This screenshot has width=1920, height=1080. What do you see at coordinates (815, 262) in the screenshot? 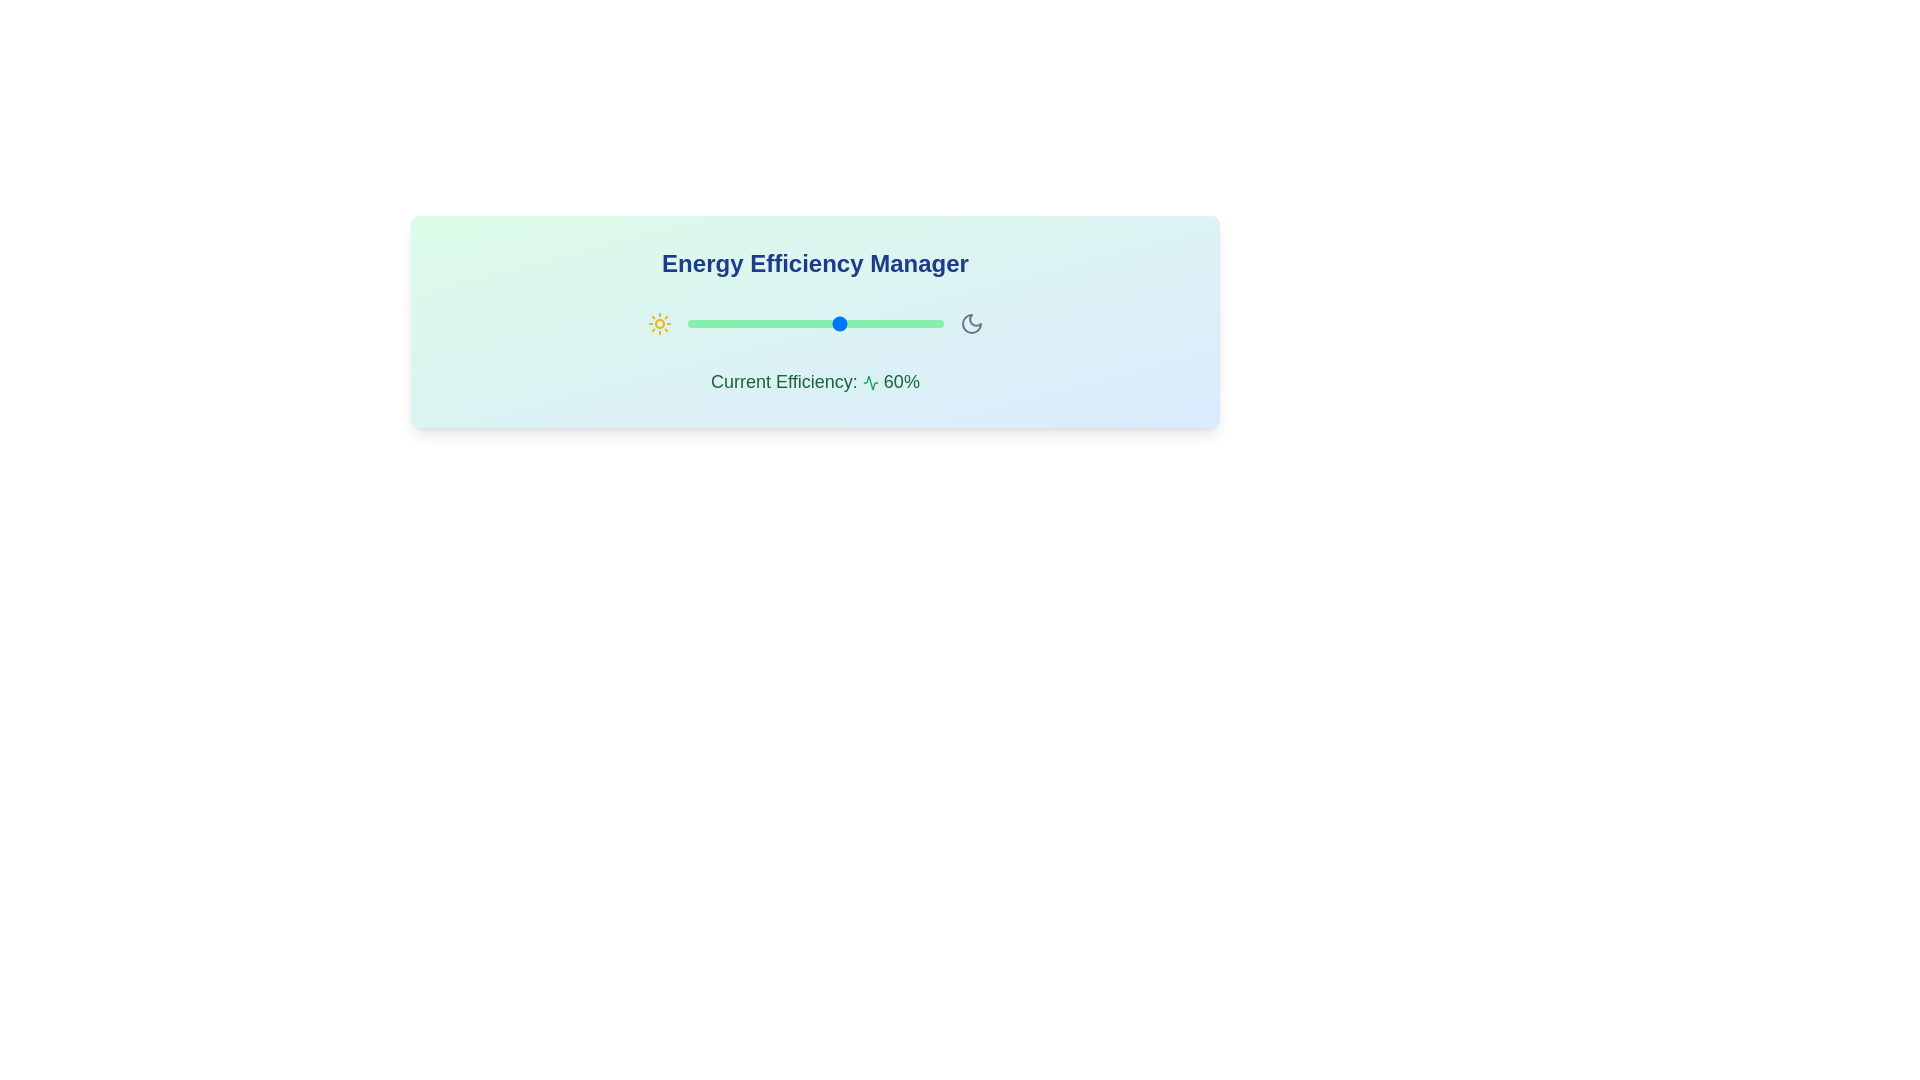
I see `the title text 'Energy Efficiency Manager' to select it` at bounding box center [815, 262].